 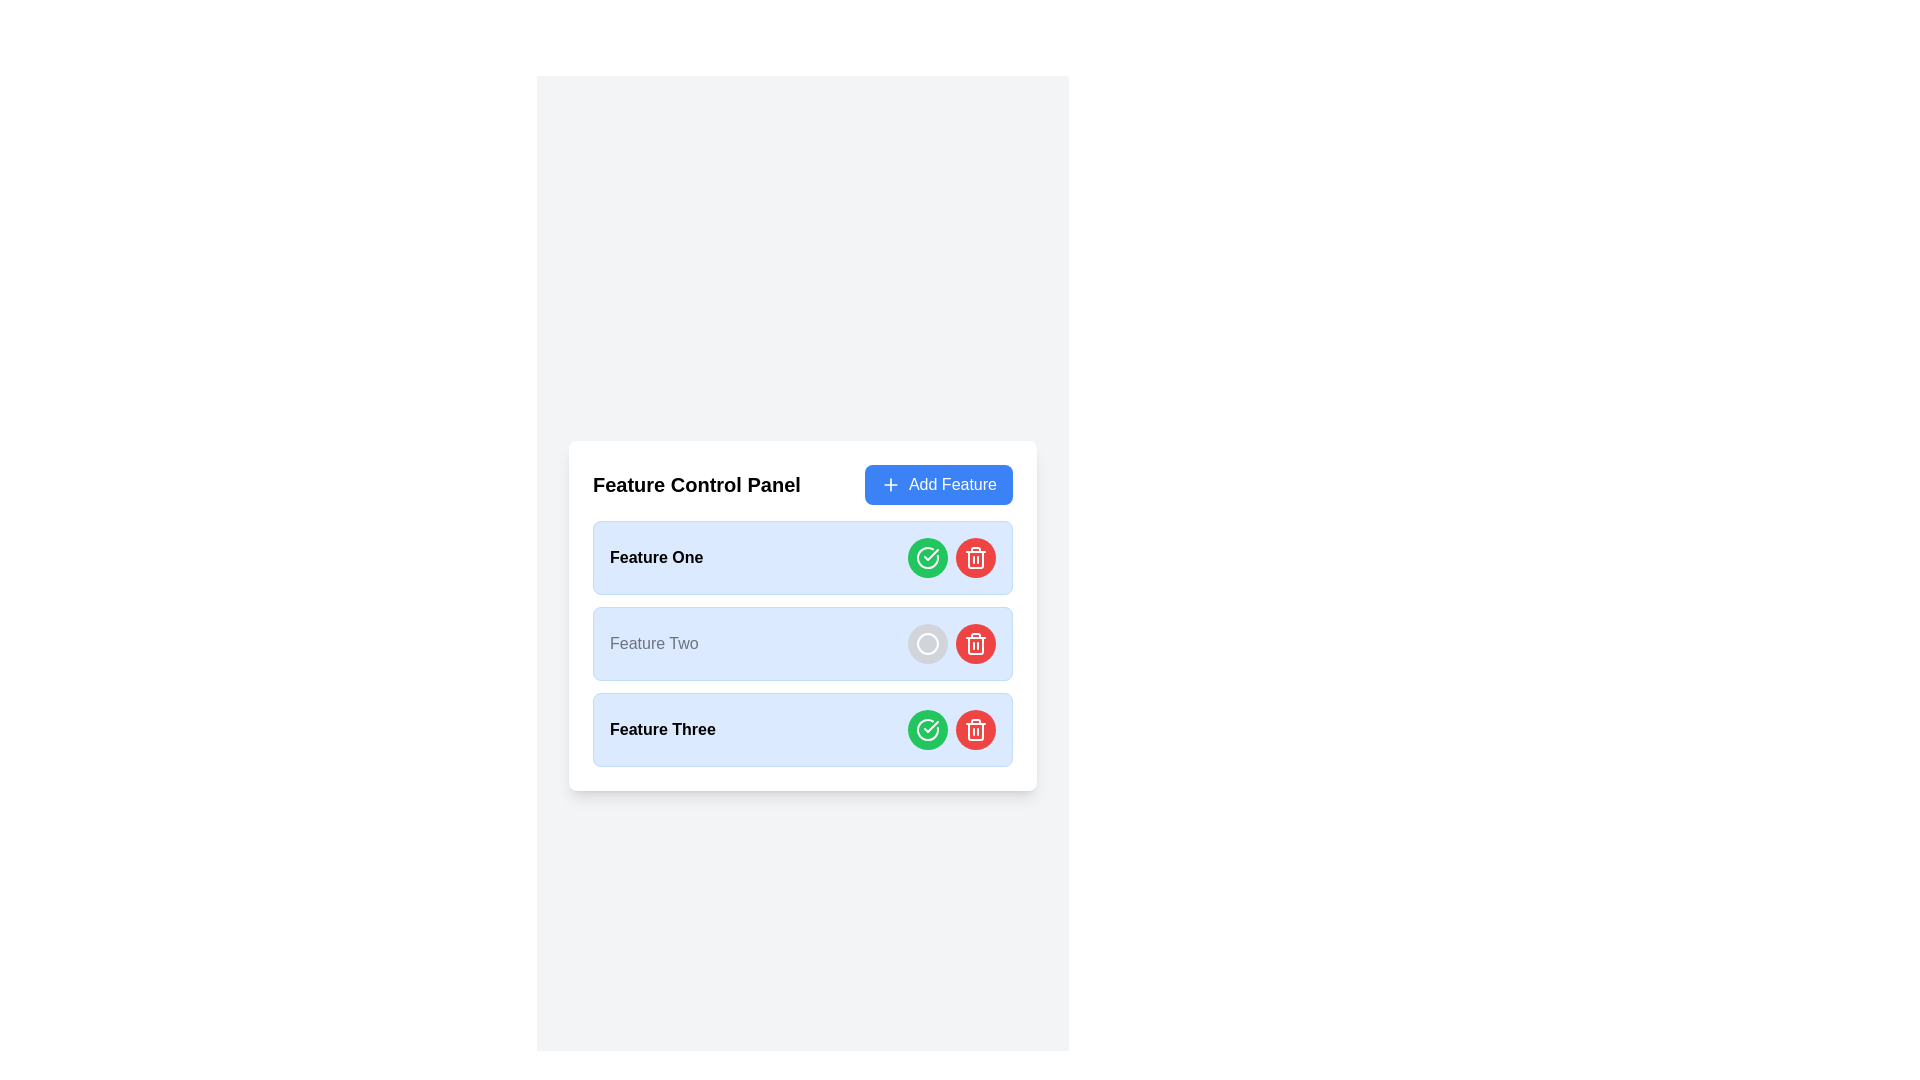 I want to click on the delete button for 'Feature Two', which is located to the right of the controls for that item, so click(x=975, y=644).